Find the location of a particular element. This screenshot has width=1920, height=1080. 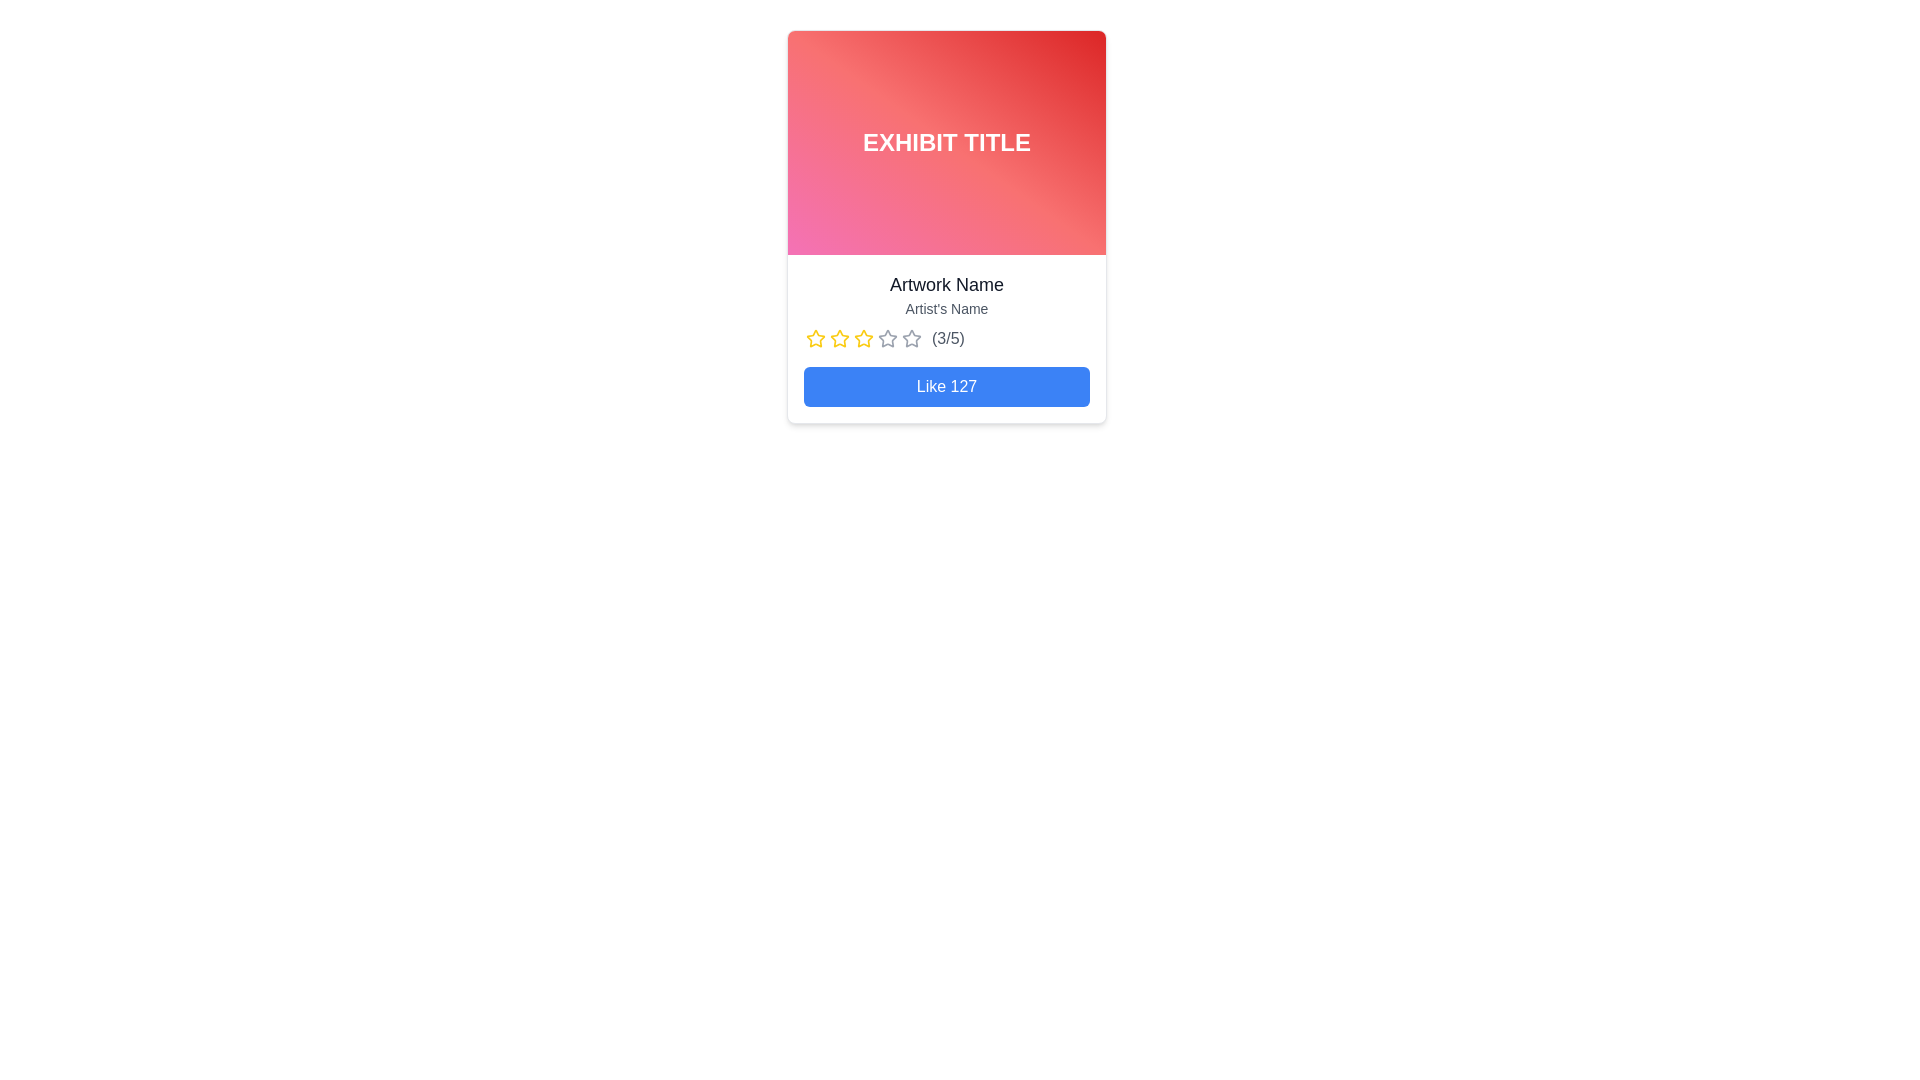

the gray text label displaying '(3/5)', which is located to the immediate right of the star rating system and aligned horizontally with the stars is located at coordinates (947, 338).